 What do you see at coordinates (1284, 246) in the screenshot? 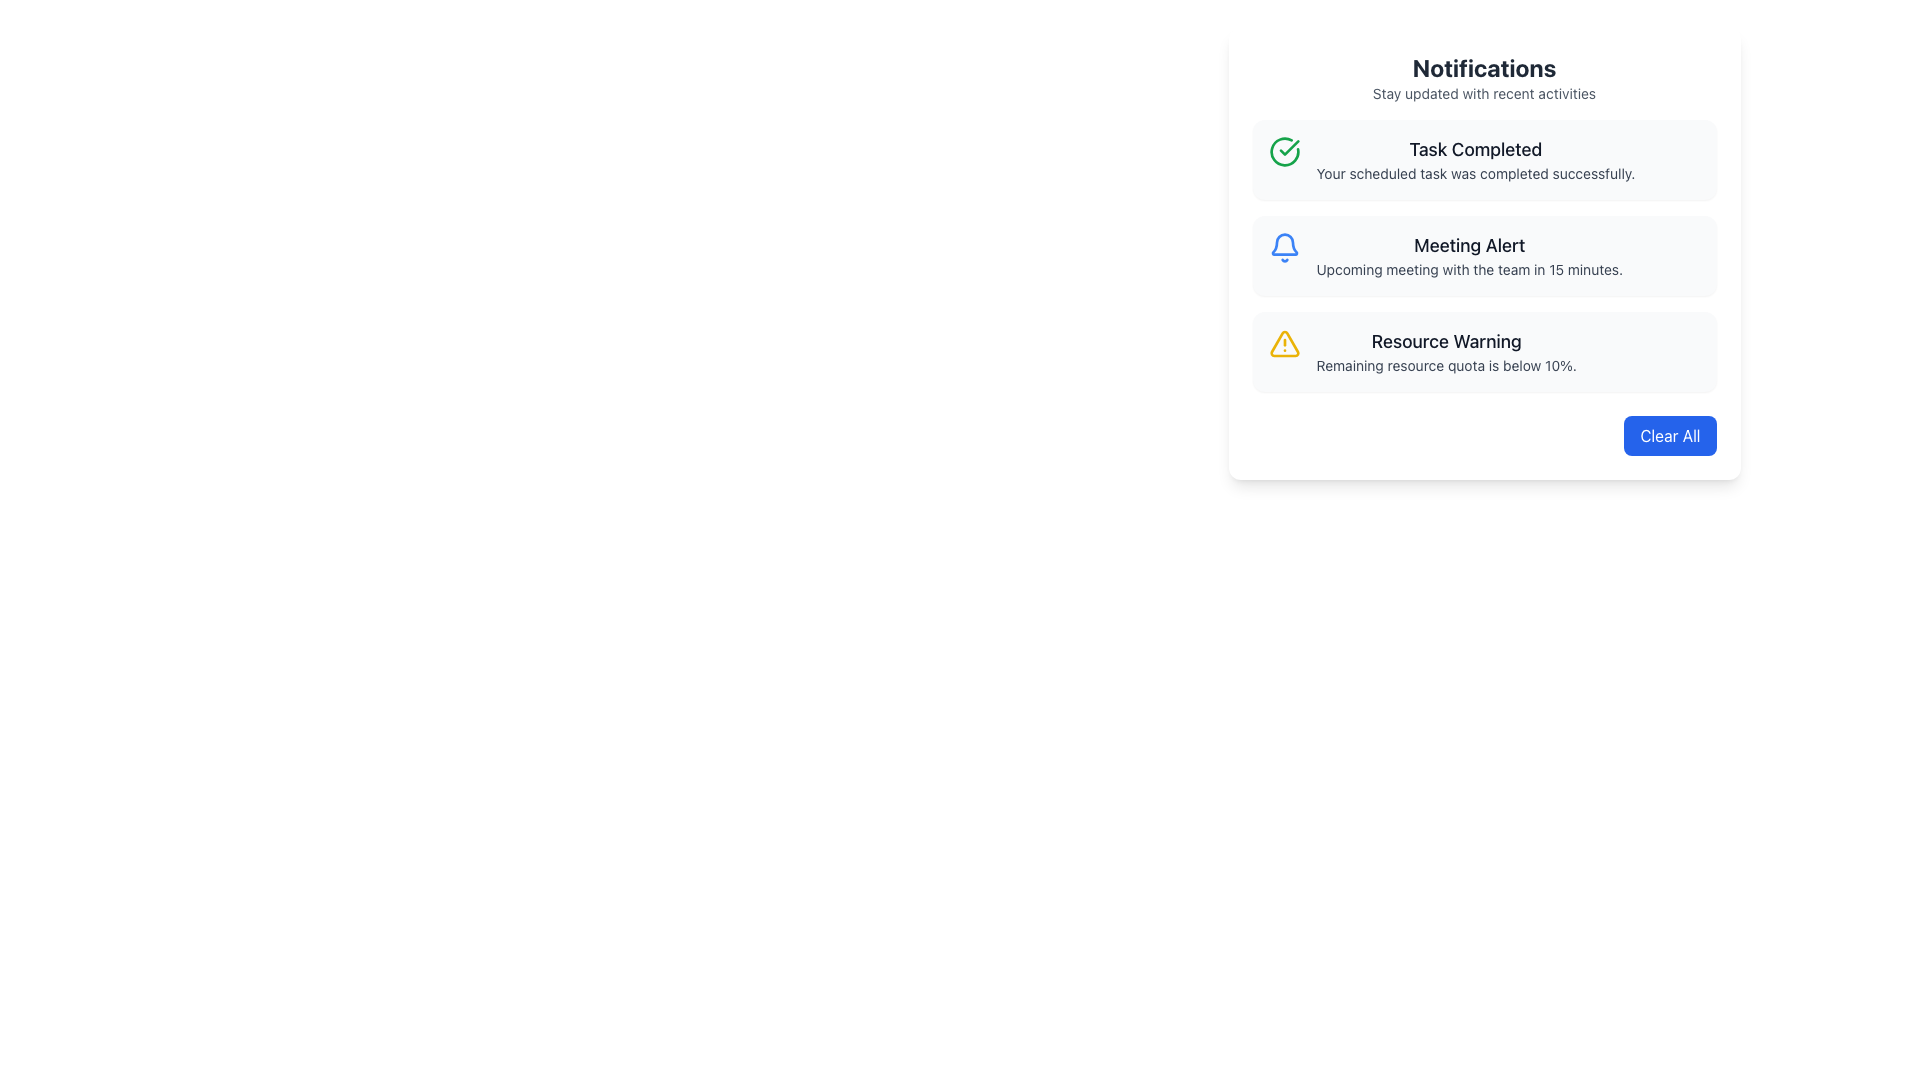
I see `the notification icon representing the 'Meeting Alert'` at bounding box center [1284, 246].